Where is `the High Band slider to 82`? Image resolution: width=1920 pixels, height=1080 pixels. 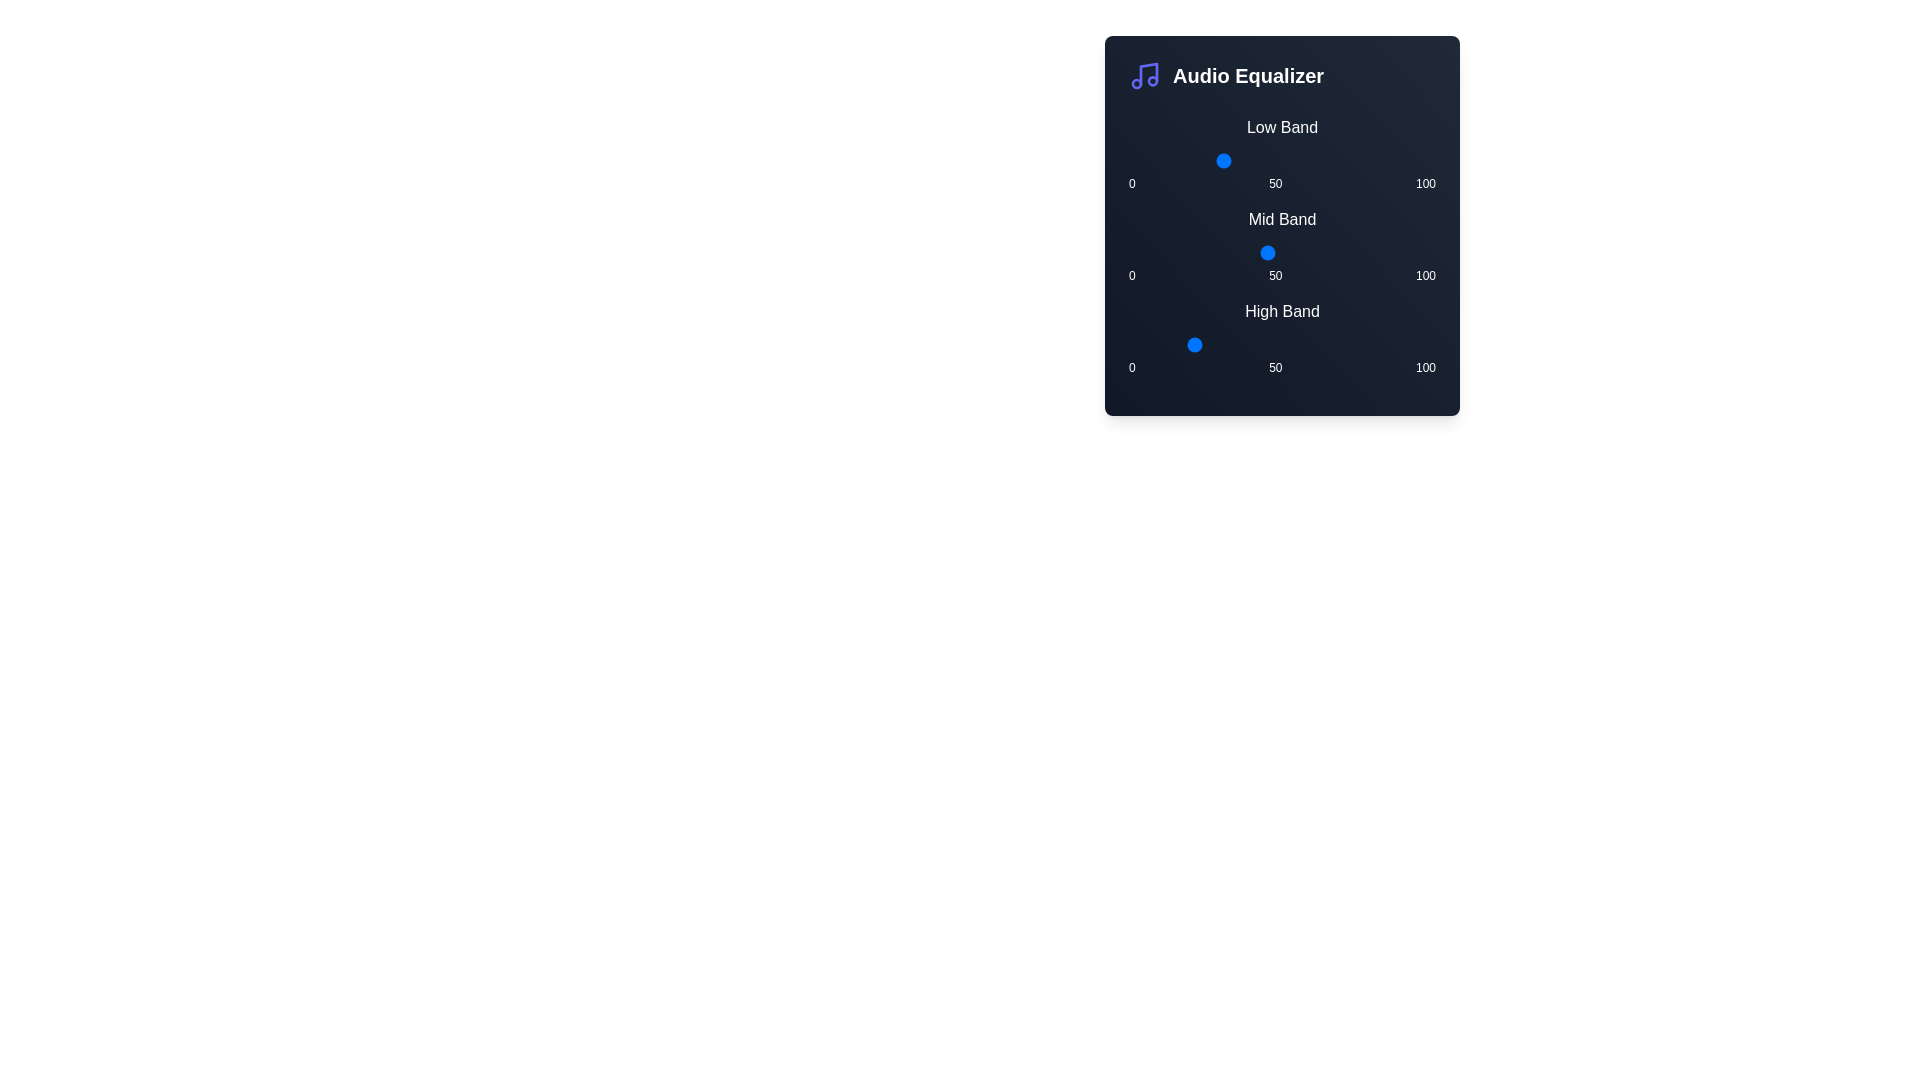
the High Band slider to 82 is located at coordinates (1379, 343).